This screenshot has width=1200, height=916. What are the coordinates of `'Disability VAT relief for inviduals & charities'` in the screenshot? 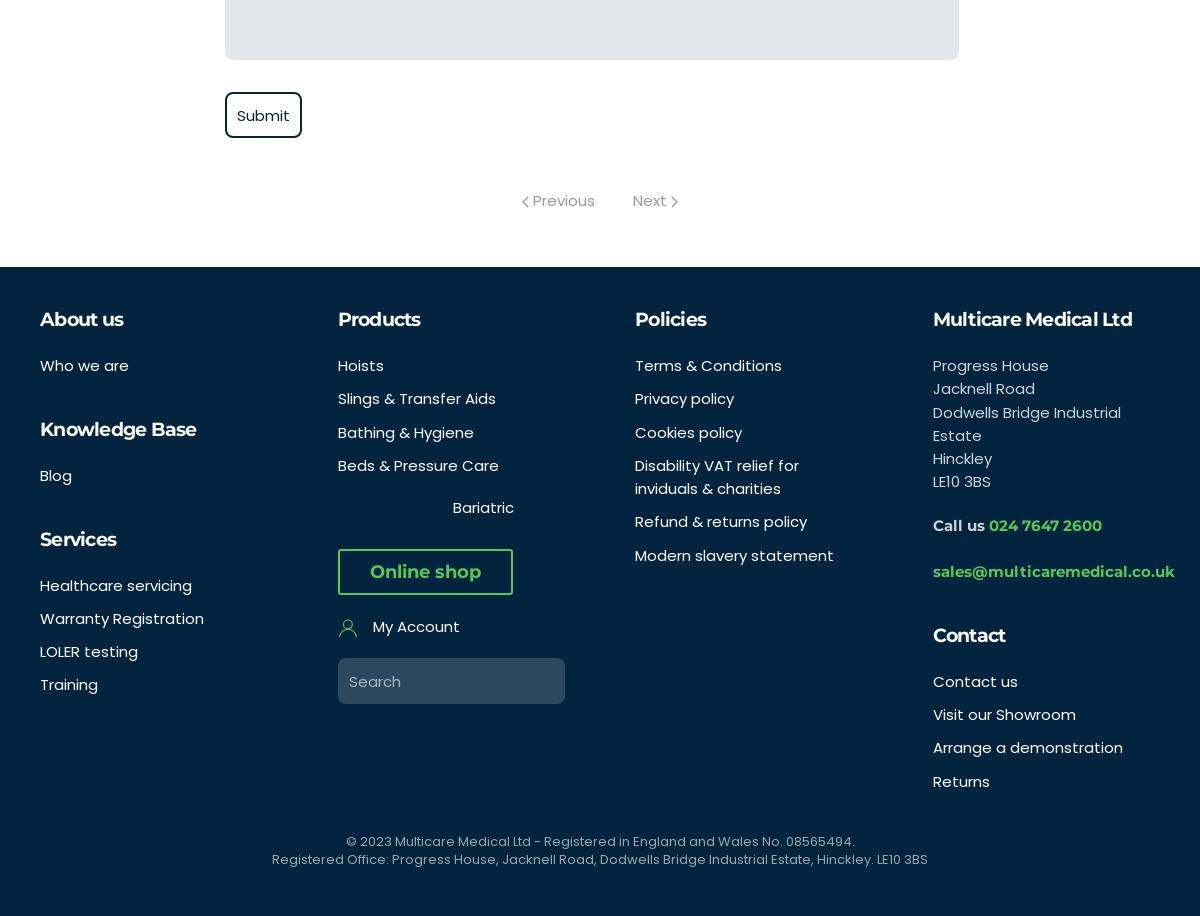 It's located at (717, 476).